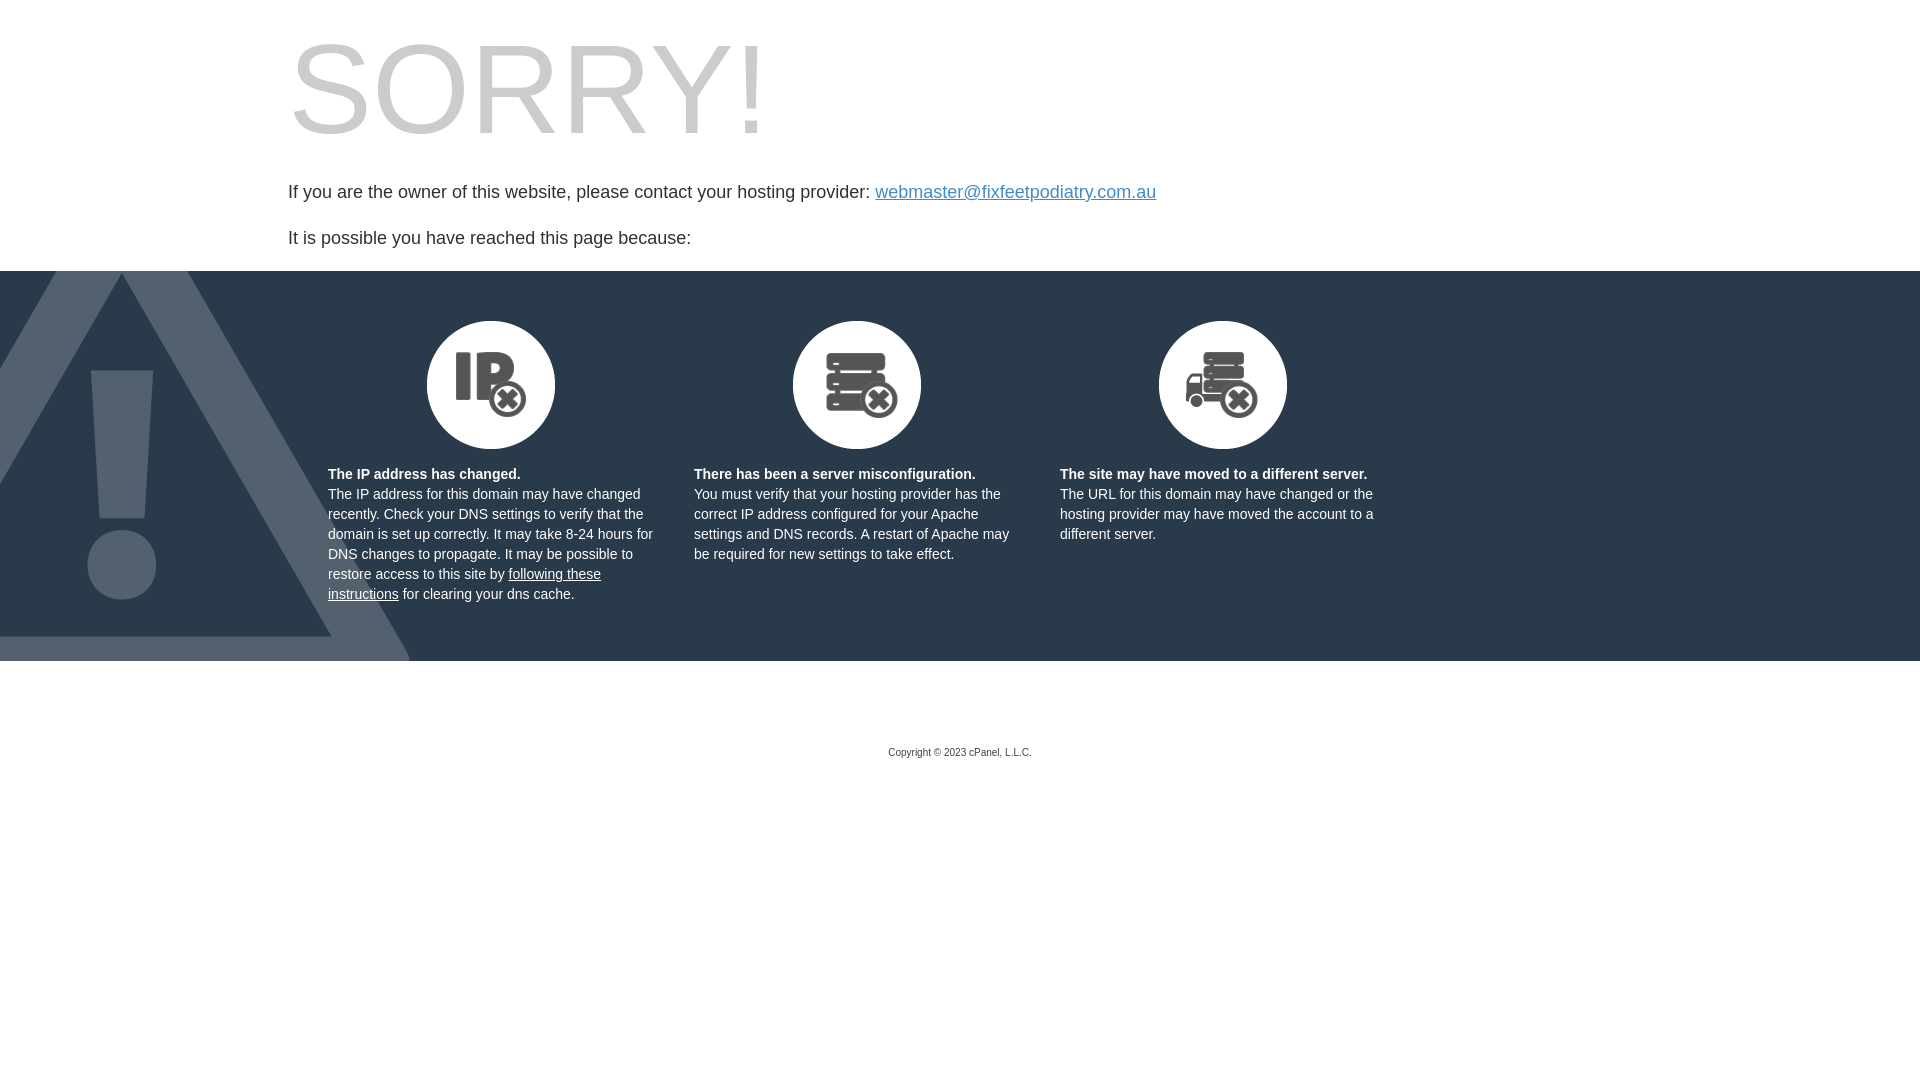  Describe the element at coordinates (327, 583) in the screenshot. I see `'following these instructions'` at that location.